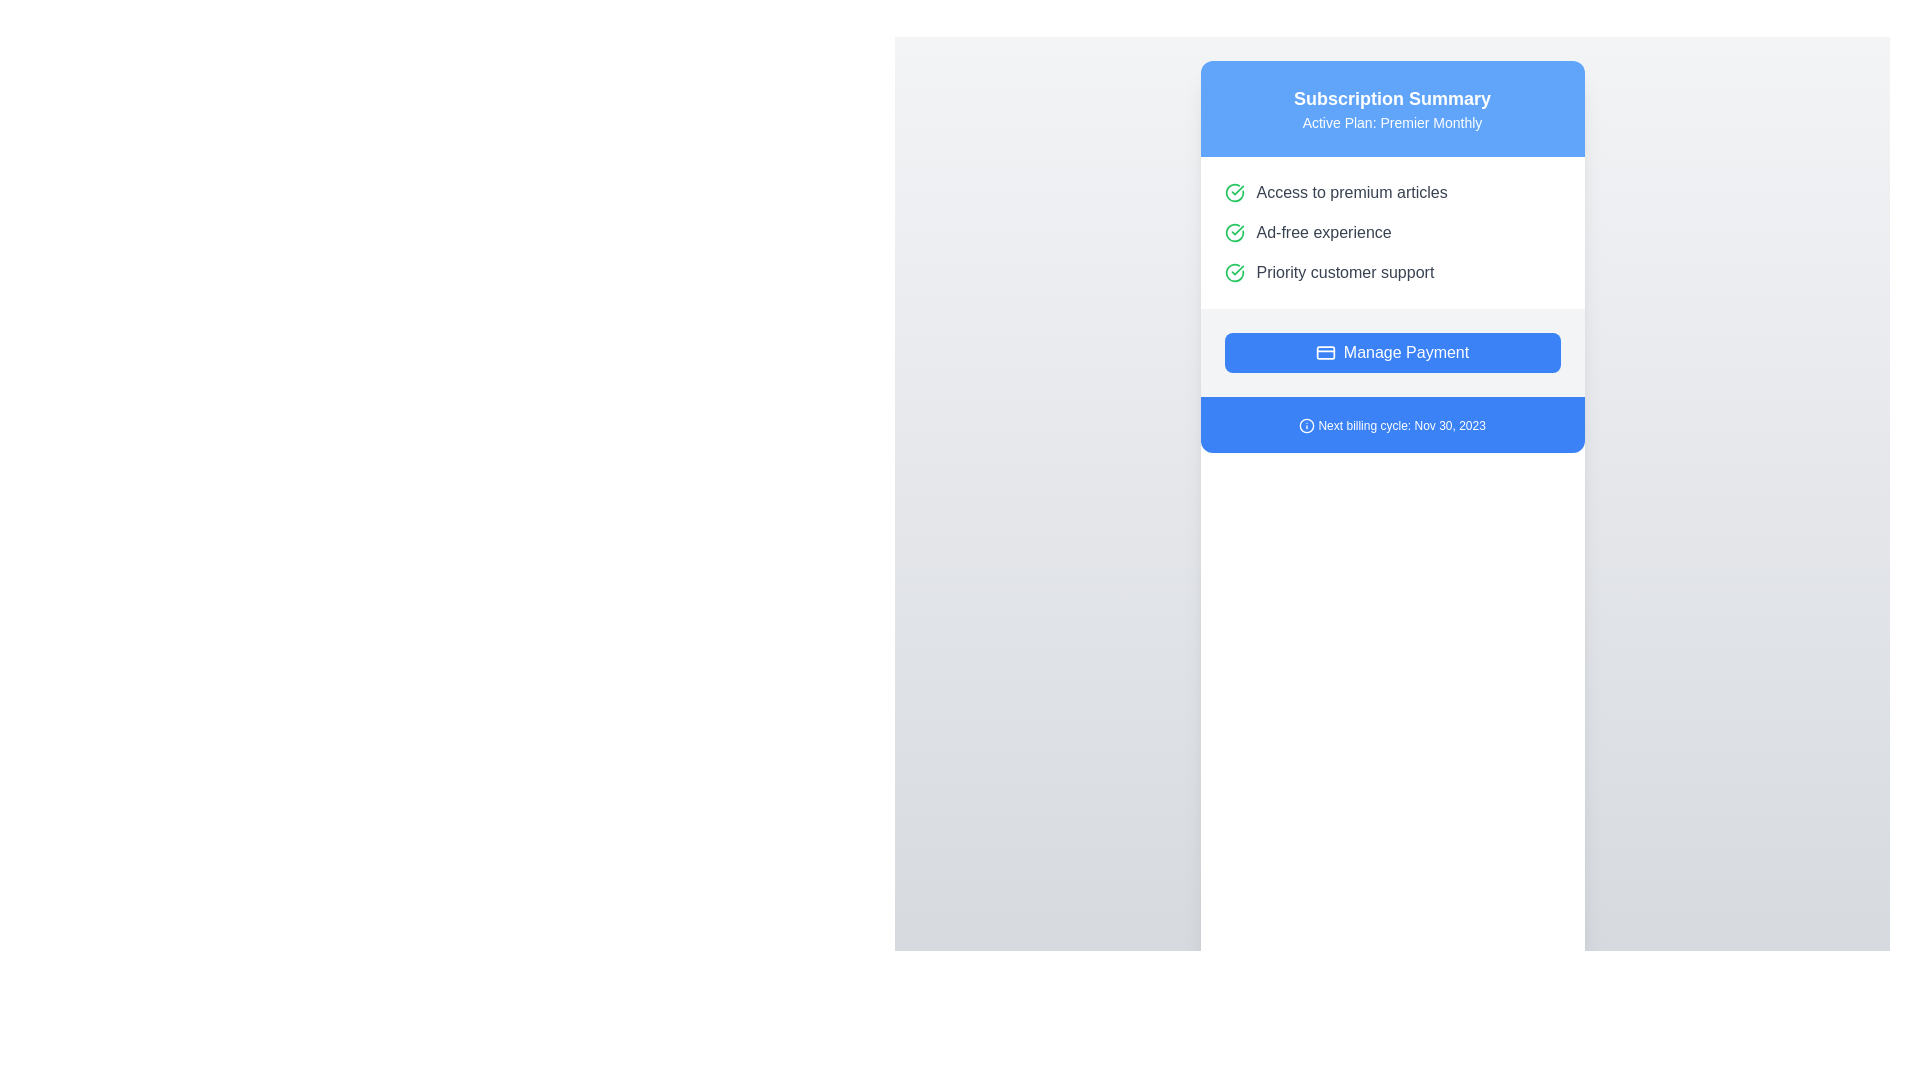  What do you see at coordinates (1391, 99) in the screenshot?
I see `the text label that serves as a title or heading summarizing the content of the section below, positioned at the top of a card-like component in the upper middle part of the interface` at bounding box center [1391, 99].